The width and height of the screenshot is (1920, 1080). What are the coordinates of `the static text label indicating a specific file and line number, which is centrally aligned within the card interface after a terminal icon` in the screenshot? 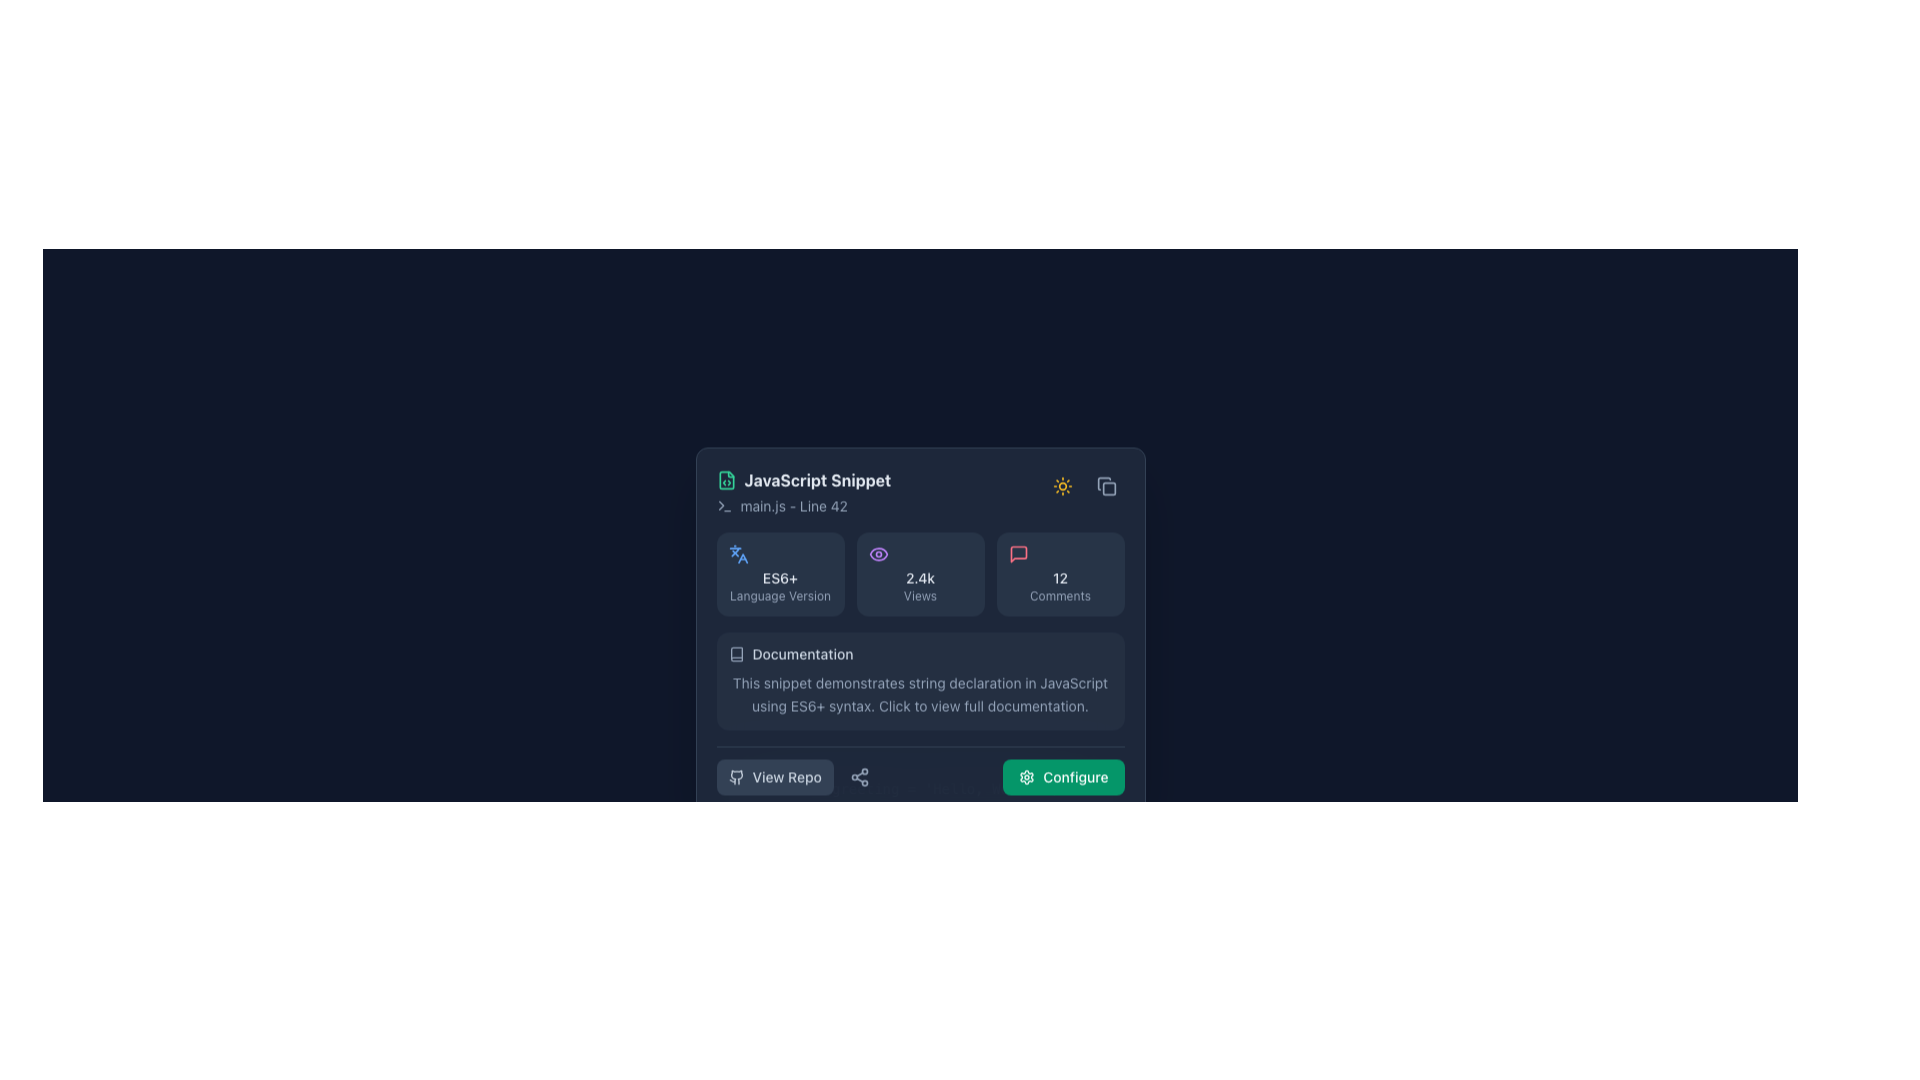 It's located at (793, 505).